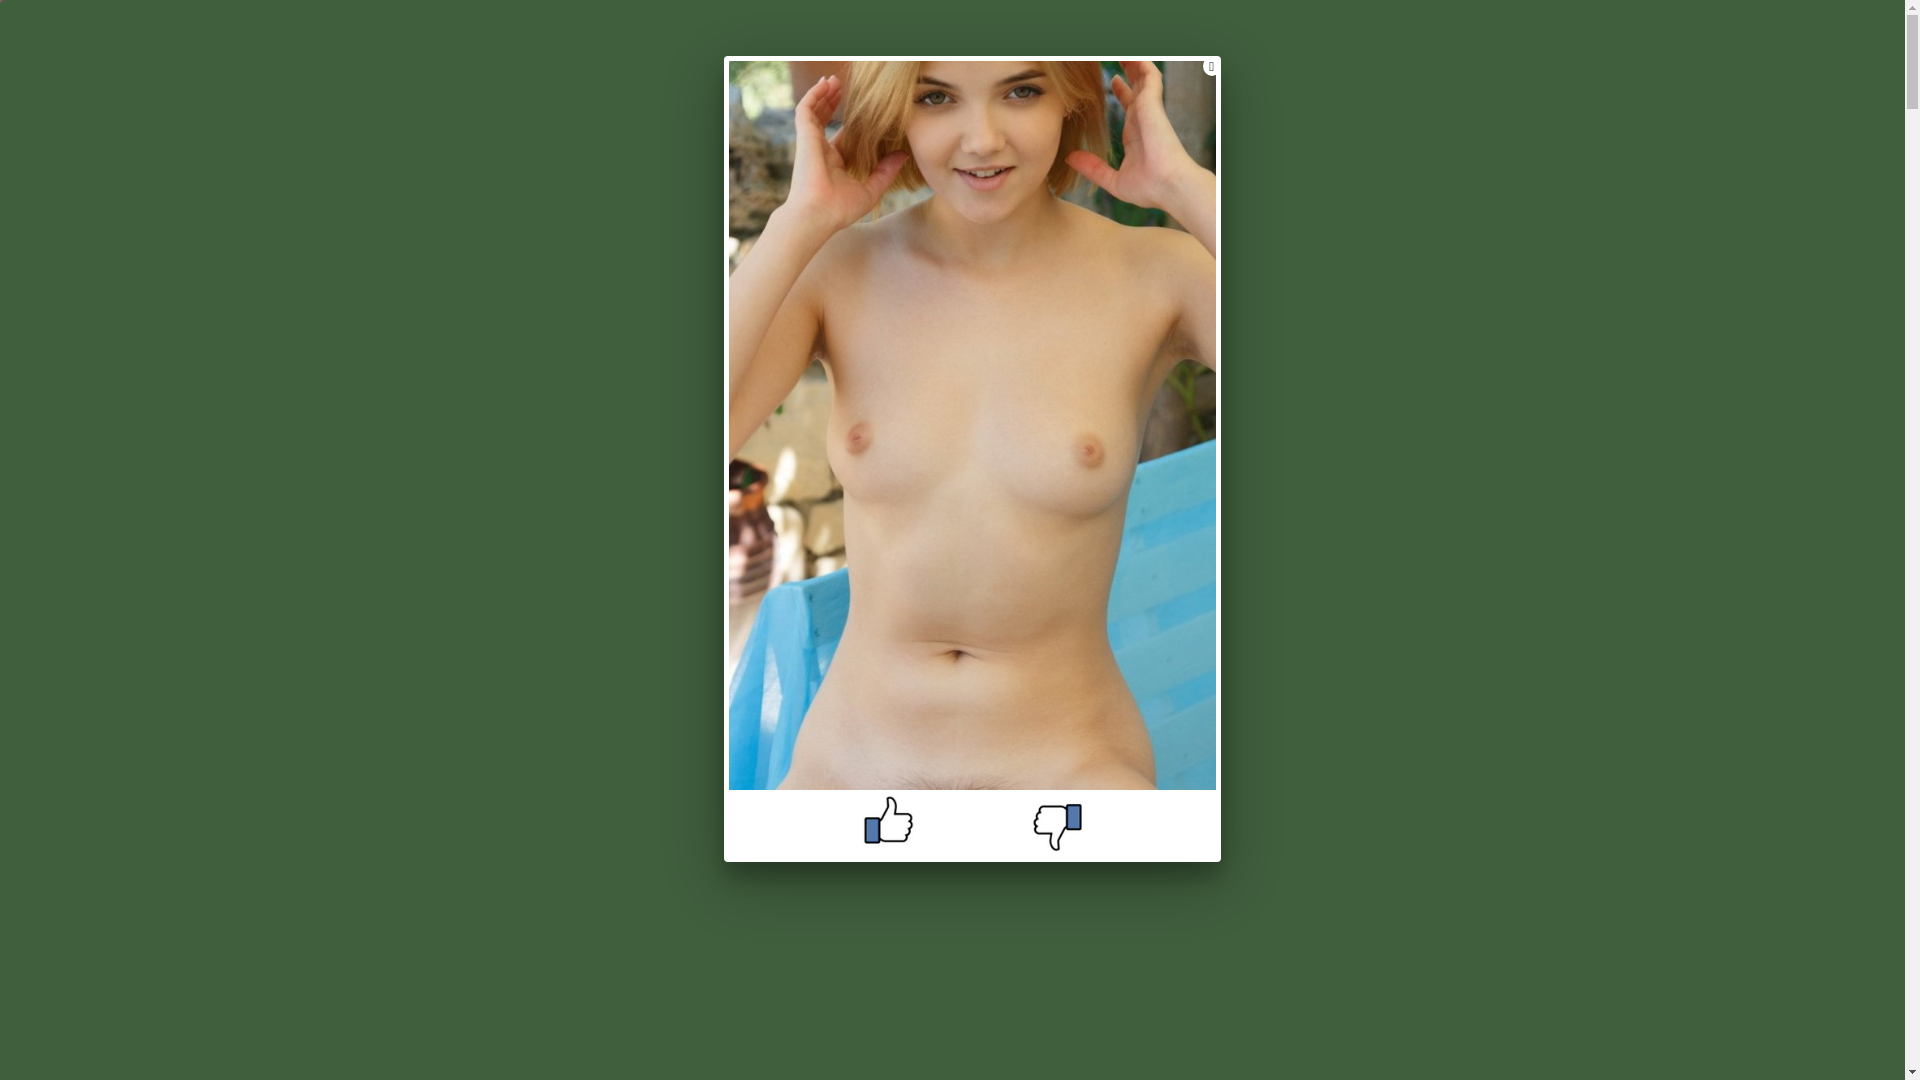 This screenshot has height=1080, width=1920. I want to click on 'Close', so click(1202, 64).